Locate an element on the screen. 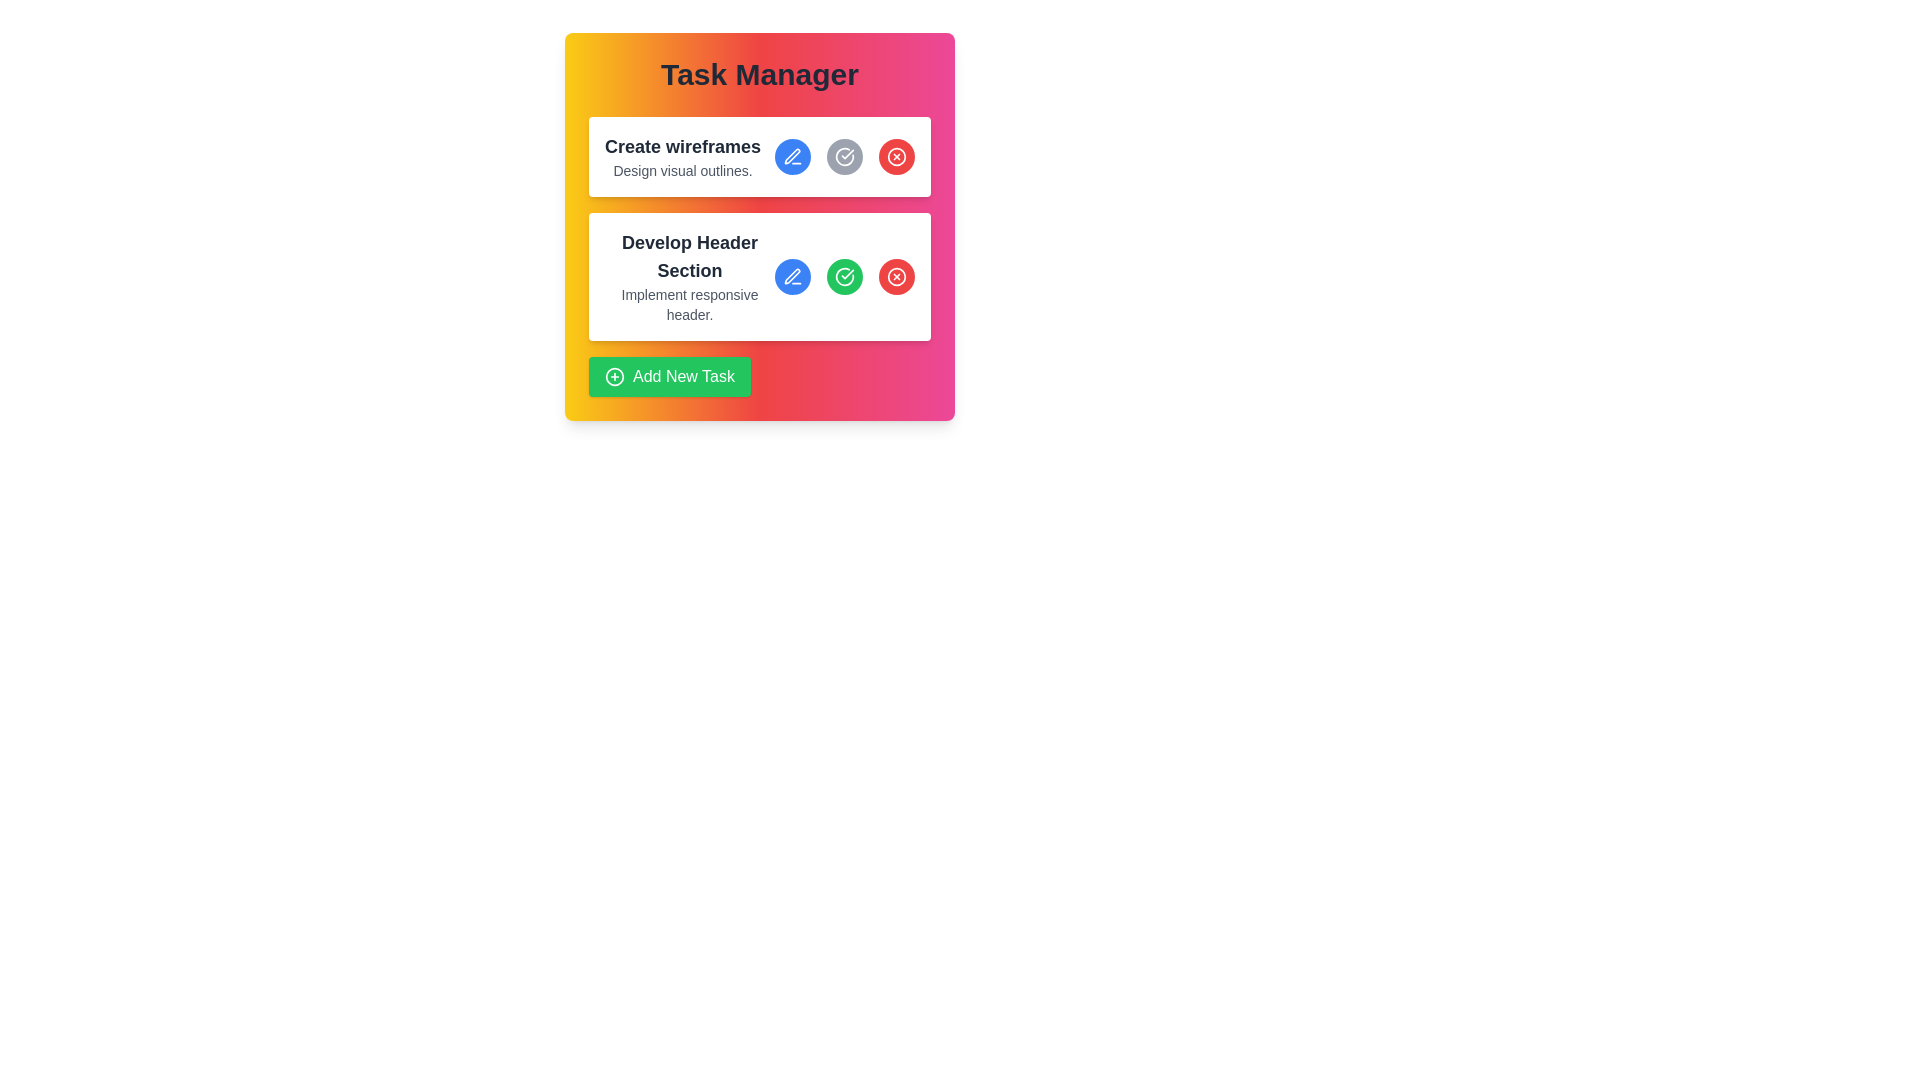 Image resolution: width=1920 pixels, height=1080 pixels. the circular button with a blue background and white pen icon to invoke the edit action is located at coordinates (791, 277).